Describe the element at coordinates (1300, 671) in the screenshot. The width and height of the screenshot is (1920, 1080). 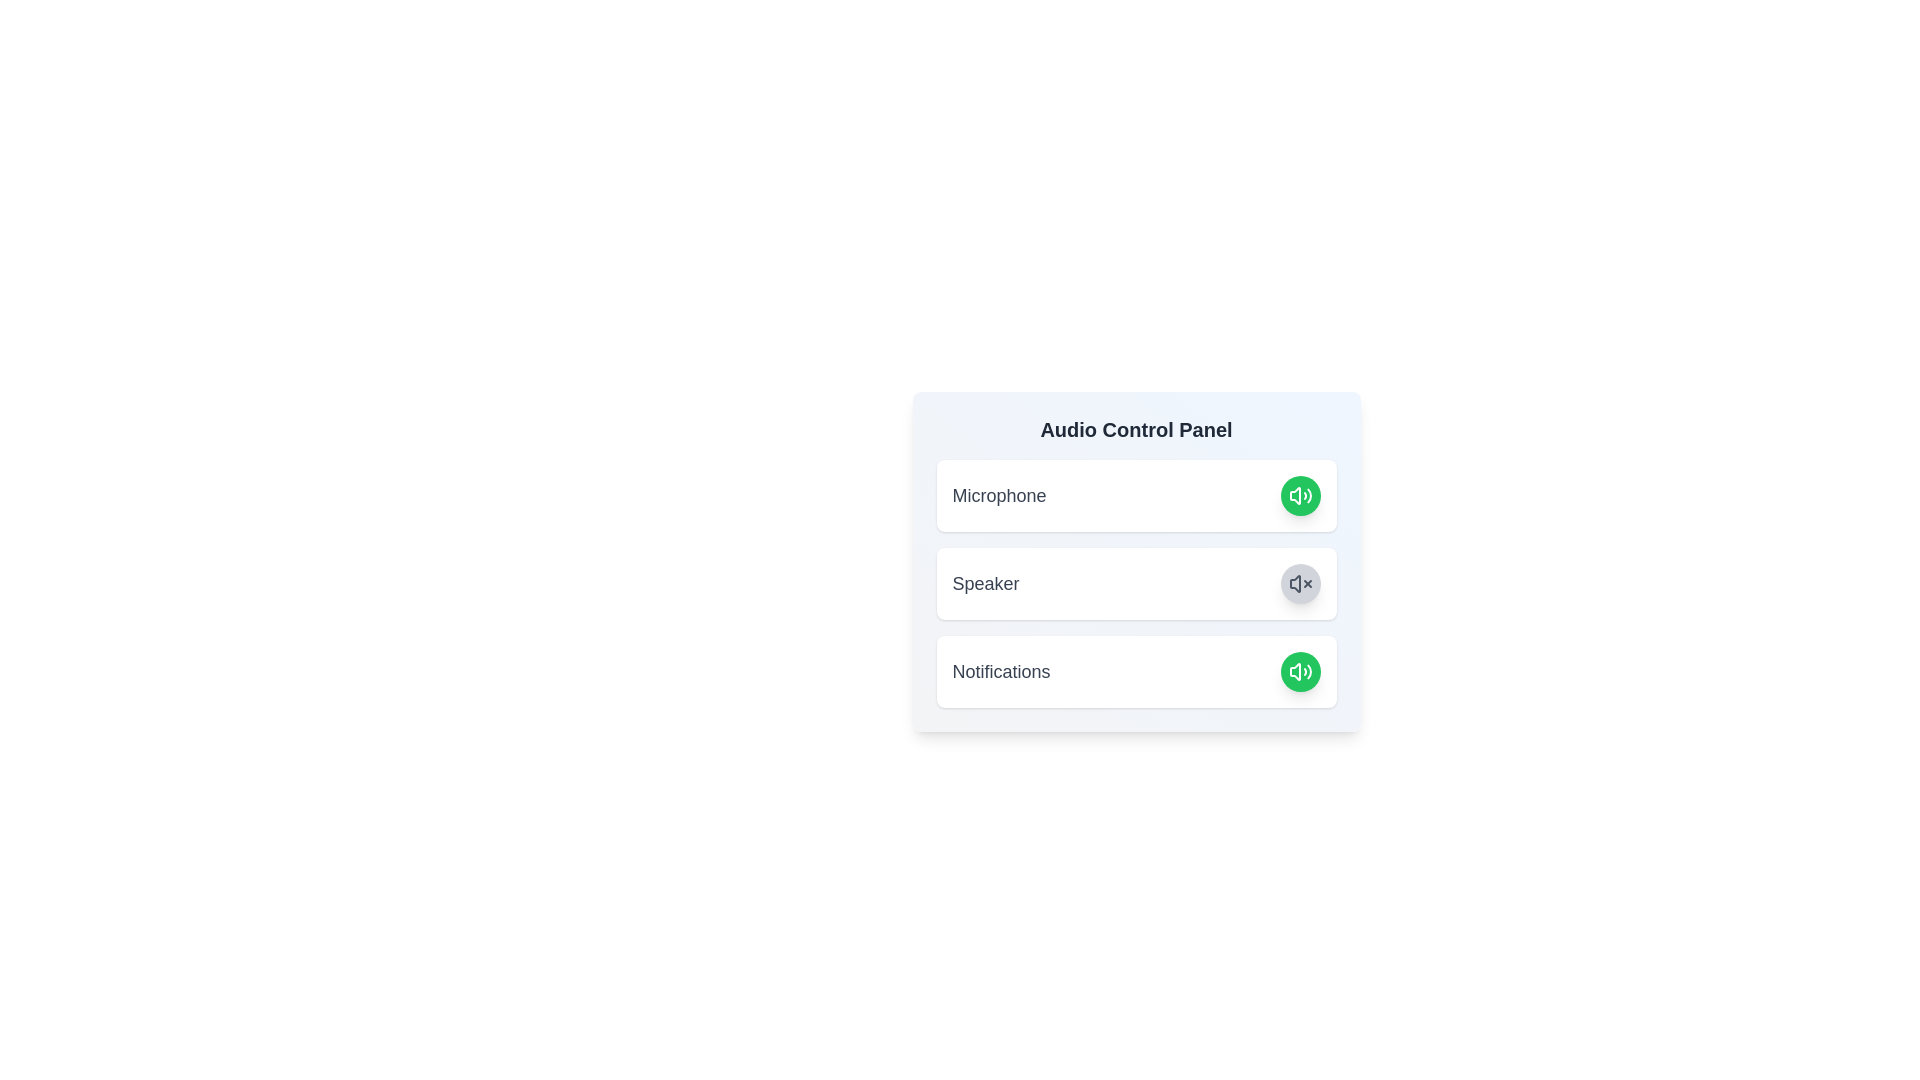
I see `the notification toggle button located in the third card of the 'Audio Control Panel'` at that location.